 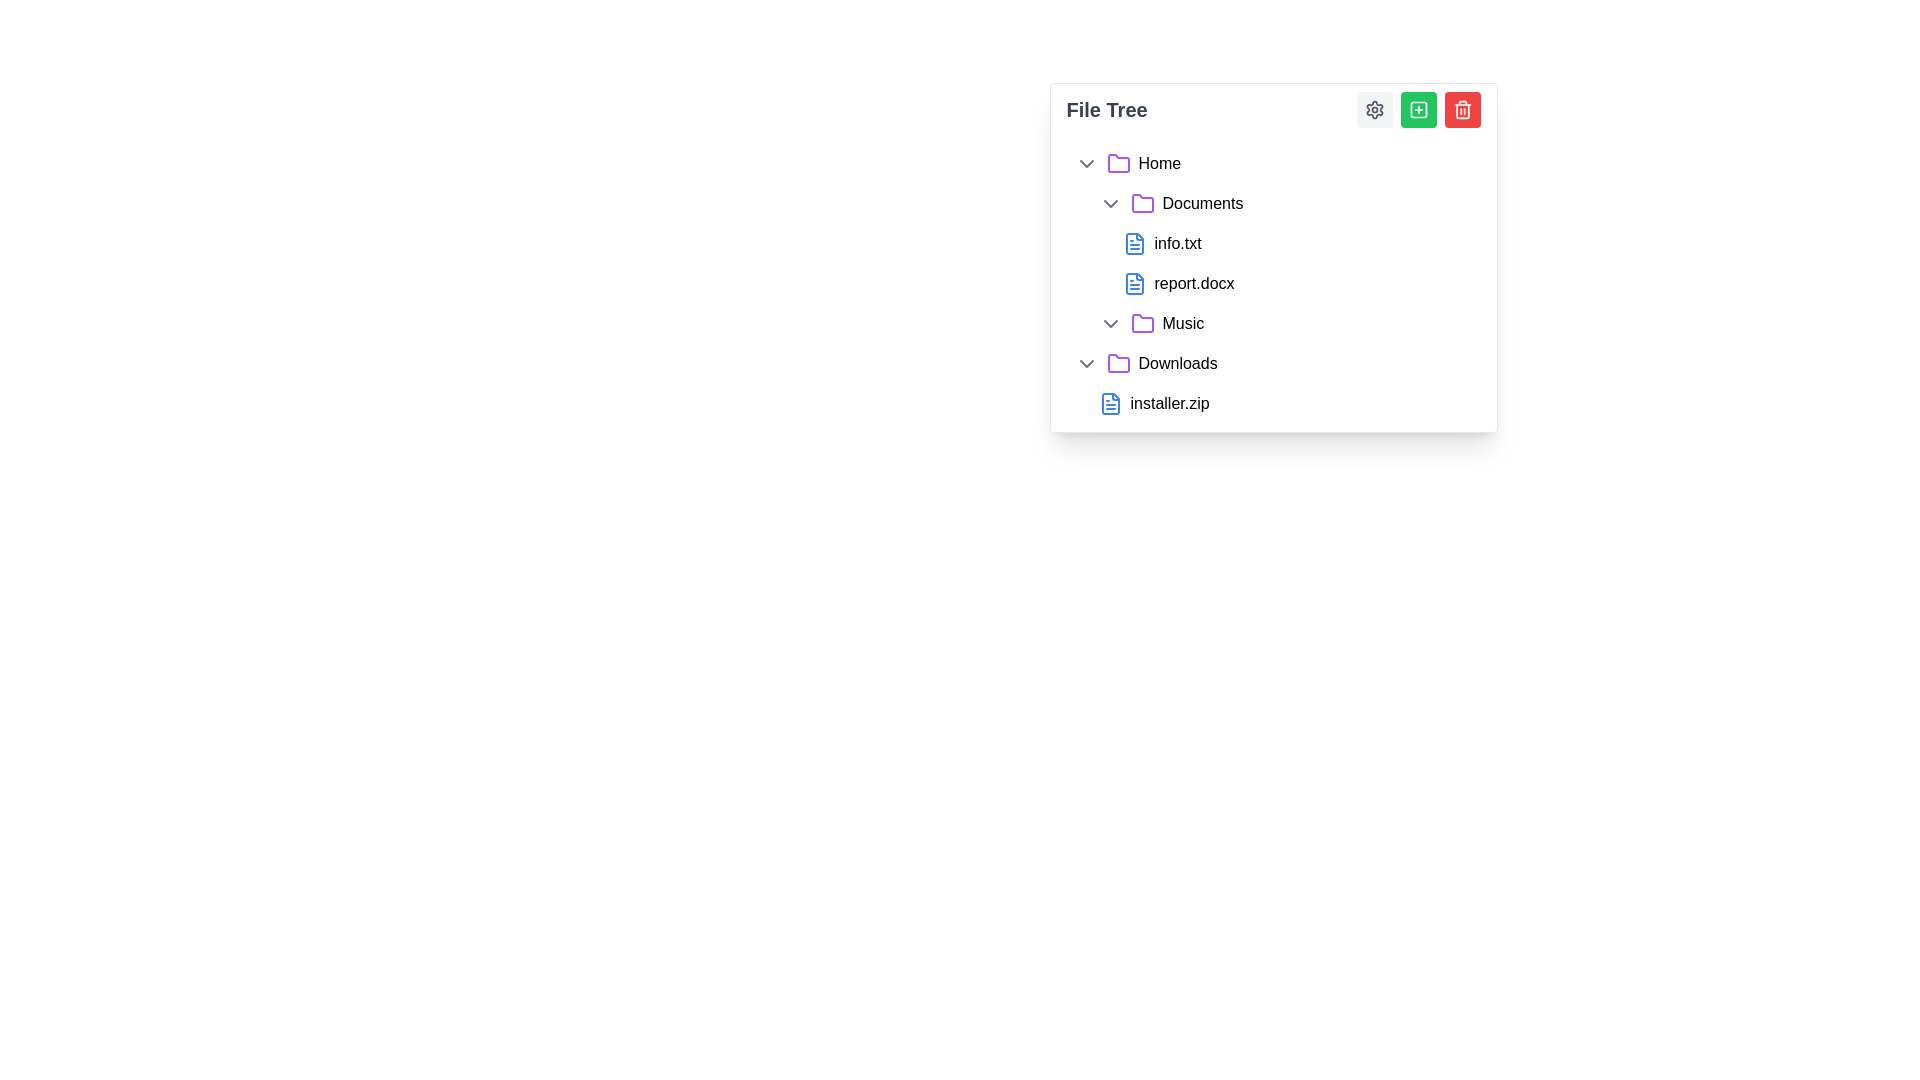 What do you see at coordinates (1417, 110) in the screenshot?
I see `the green square button with rounded corners containing a white plus sign` at bounding box center [1417, 110].